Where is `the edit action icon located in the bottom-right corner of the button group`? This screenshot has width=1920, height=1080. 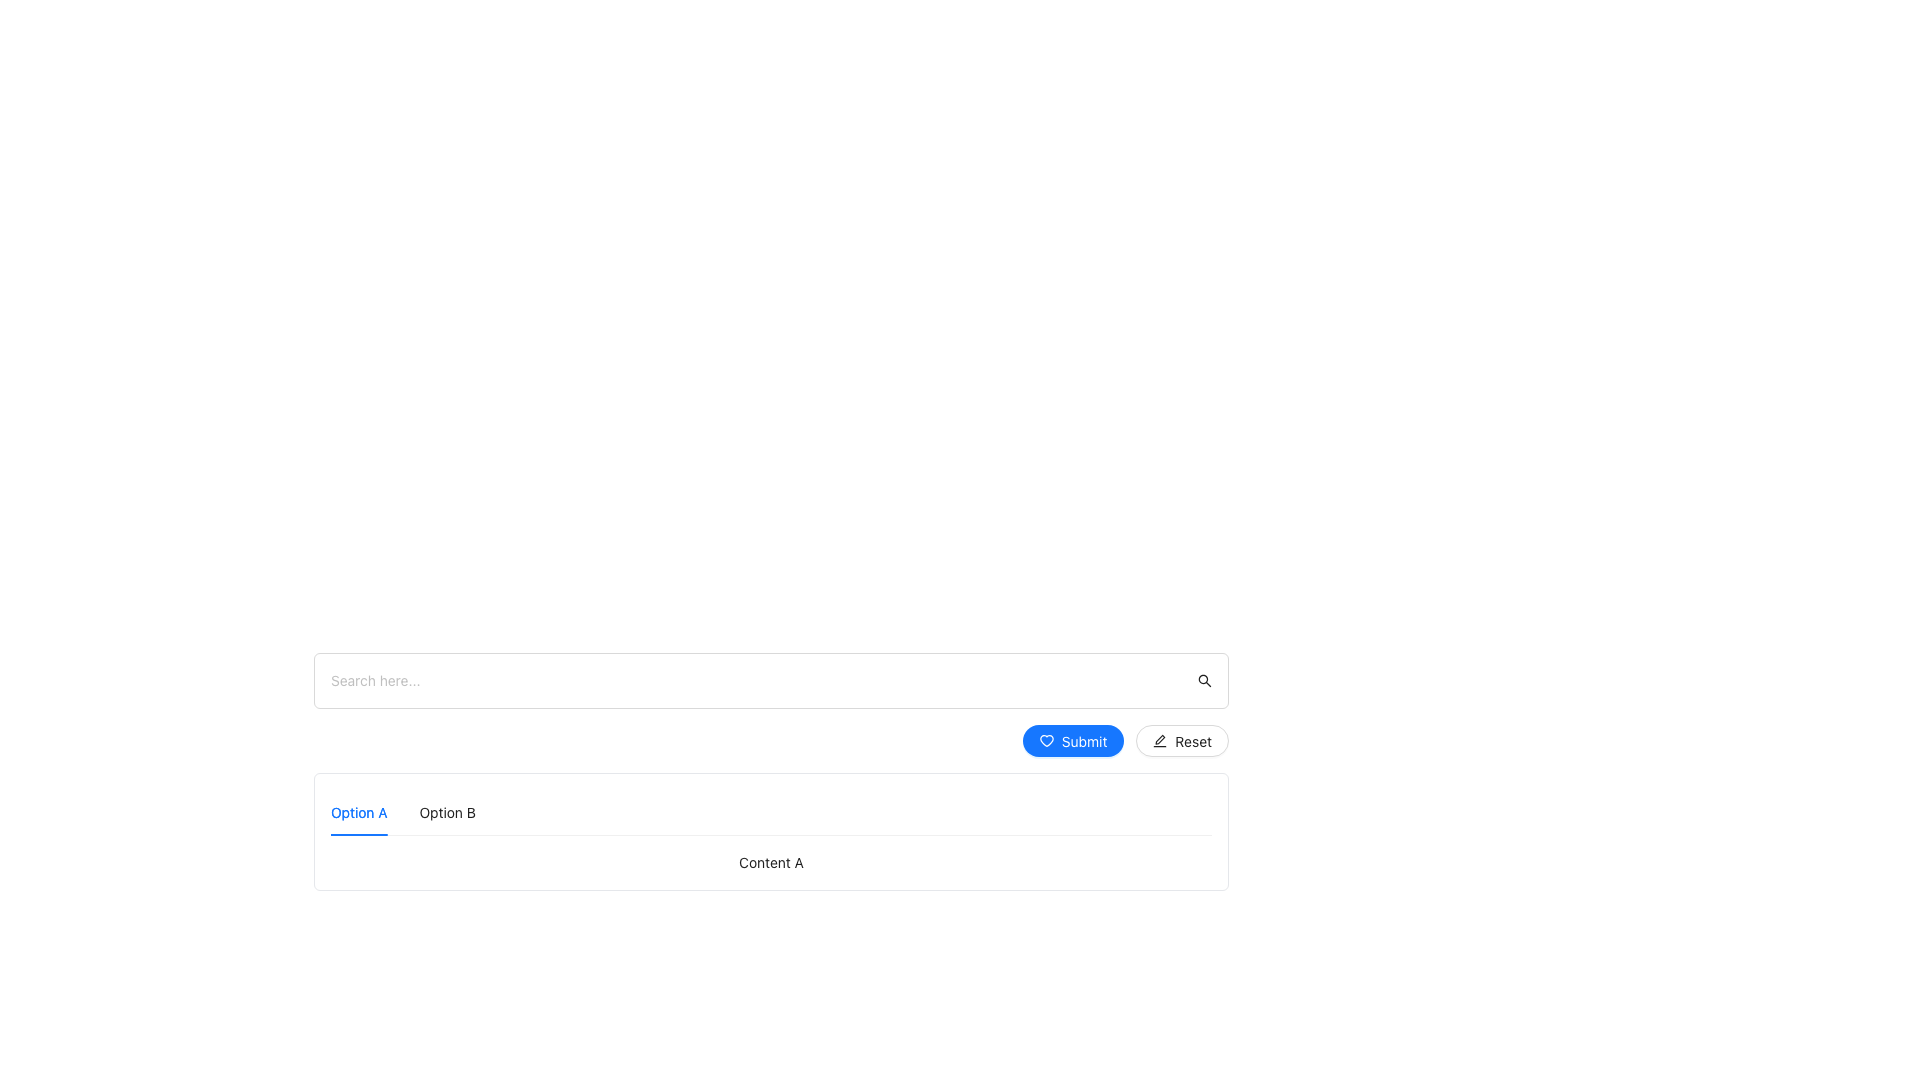
the edit action icon located in the bottom-right corner of the button group is located at coordinates (1160, 741).